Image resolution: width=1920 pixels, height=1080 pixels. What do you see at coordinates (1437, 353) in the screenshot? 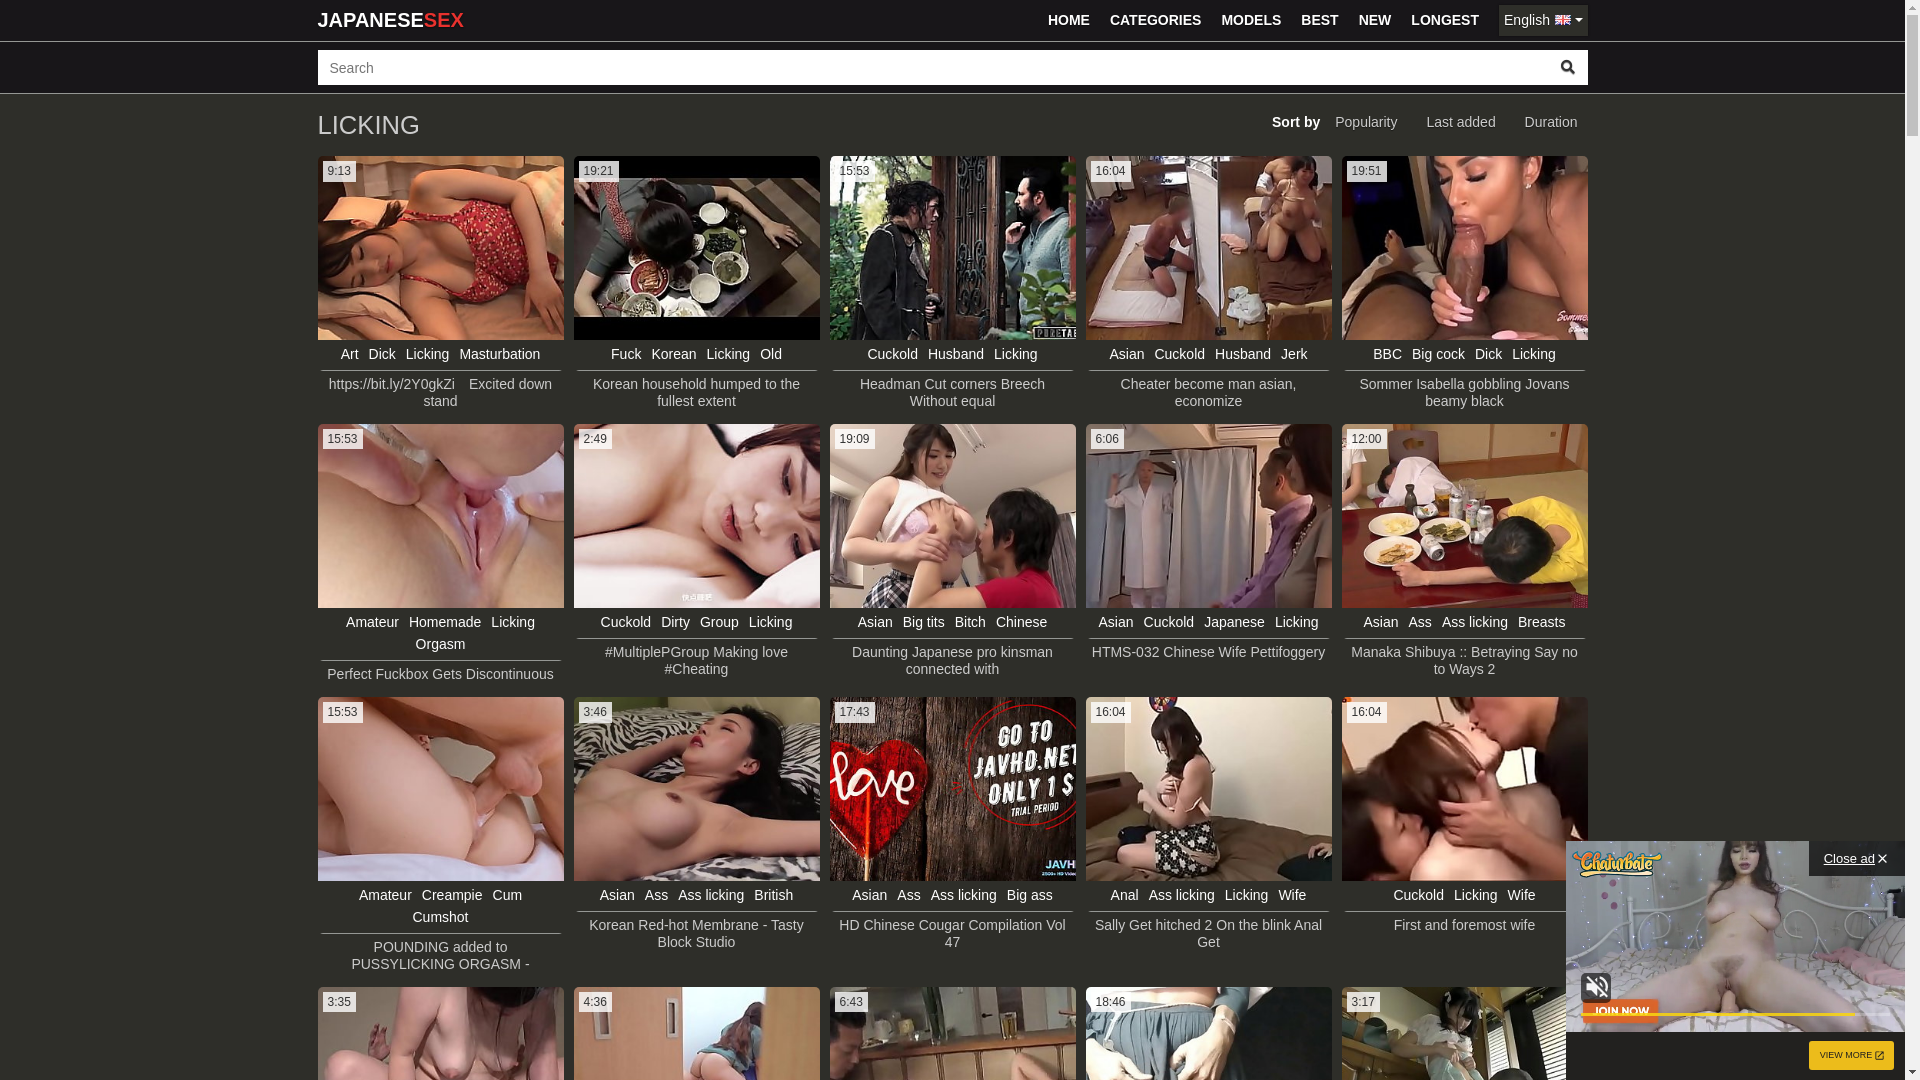
I see `'Big cock'` at bounding box center [1437, 353].